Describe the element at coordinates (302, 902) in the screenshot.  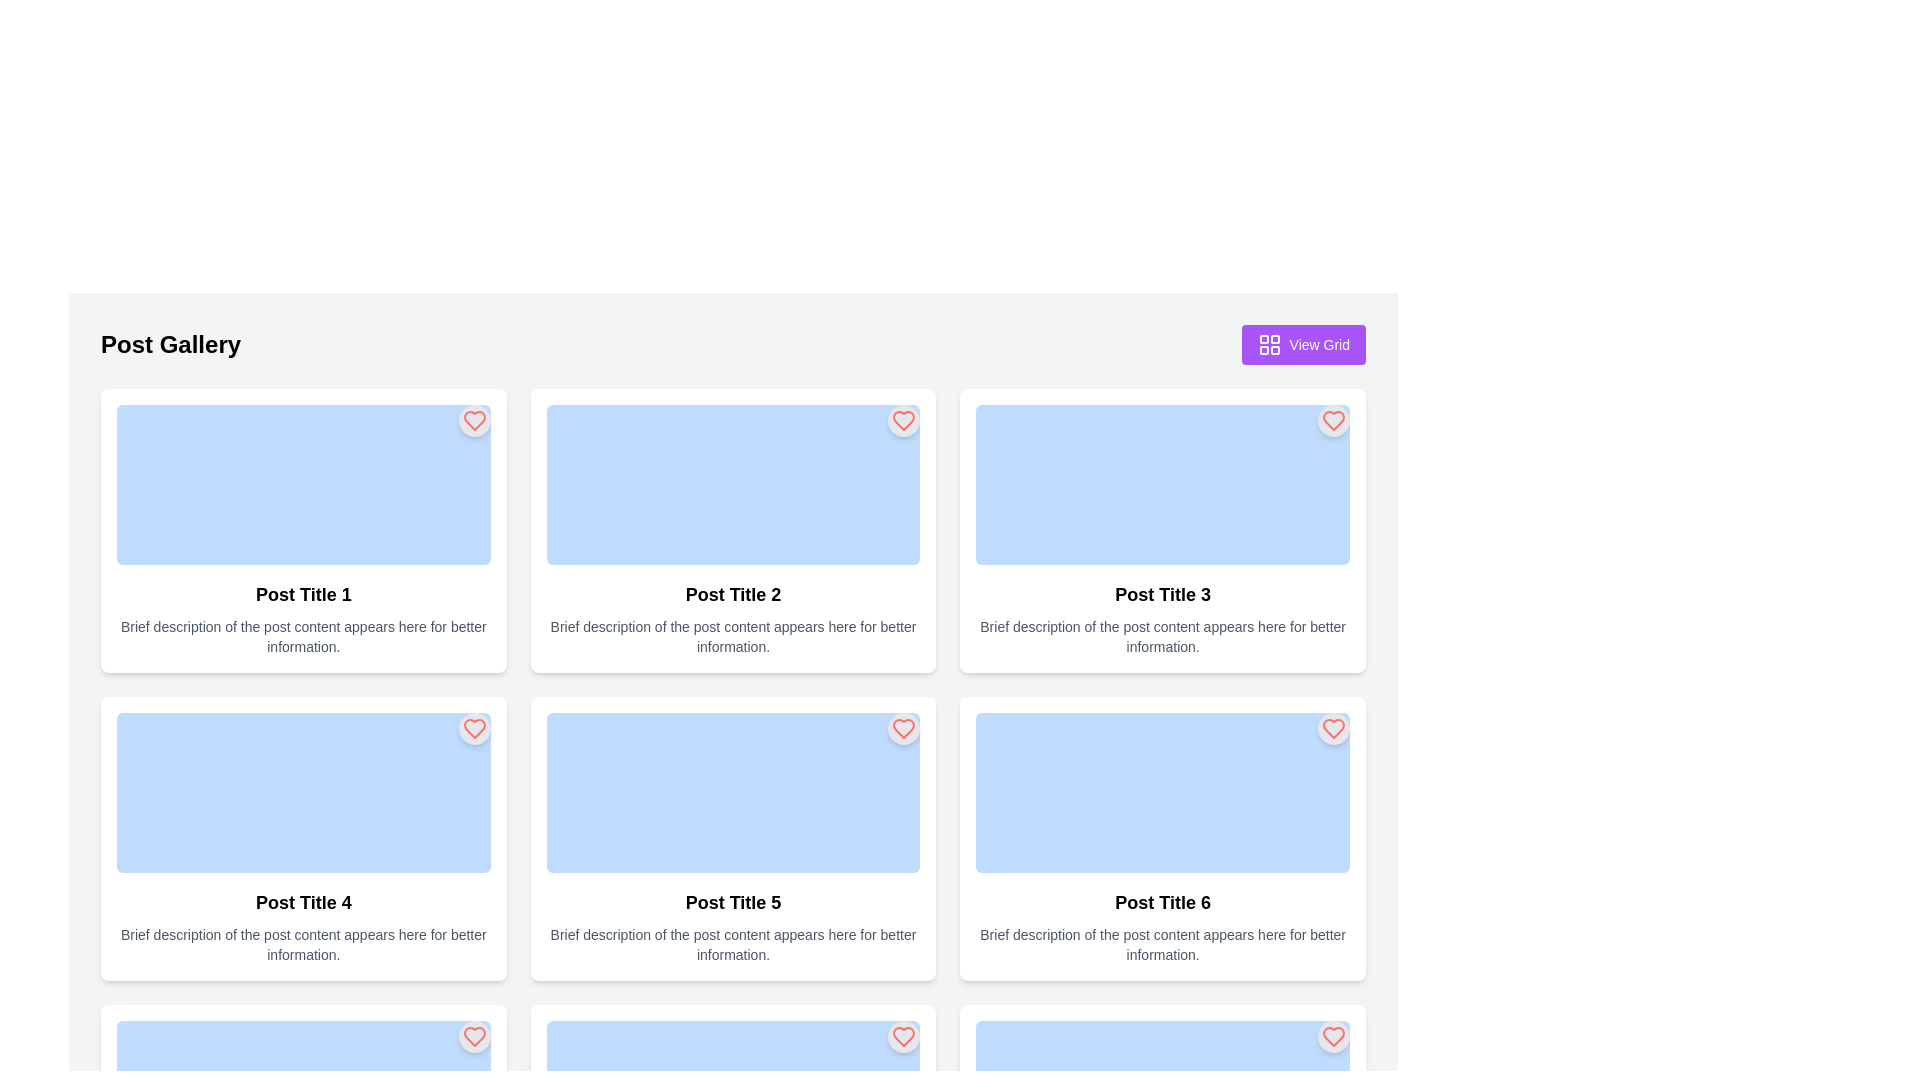
I see `the text display labeled 'Post Title 4' which is styled in a bold and larger font, located in the fourth card of the grid layout, specifically in the second row and first column, positioned below a blue rectangular image and above a descriptive text block` at that location.